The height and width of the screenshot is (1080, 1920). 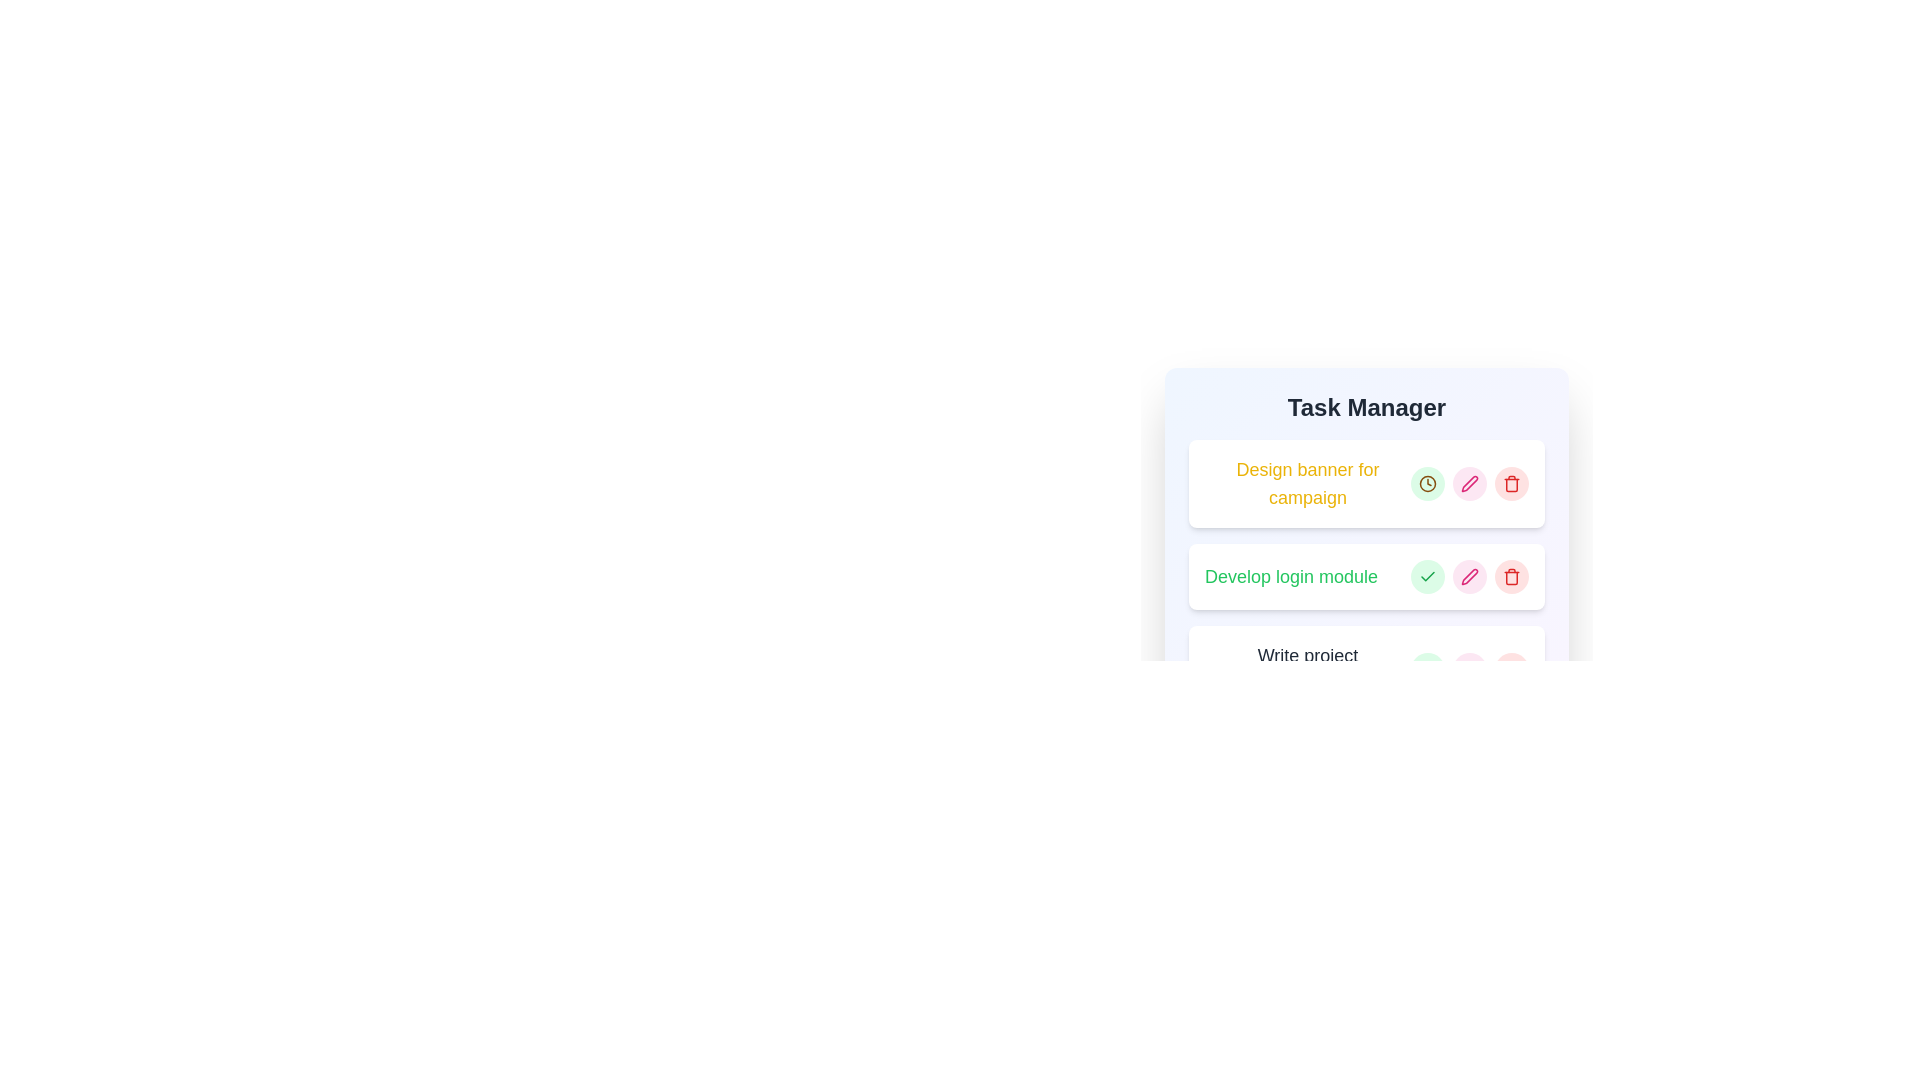 What do you see at coordinates (1512, 483) in the screenshot?
I see `the delete button, which is the third circular button in the group of similar buttons` at bounding box center [1512, 483].